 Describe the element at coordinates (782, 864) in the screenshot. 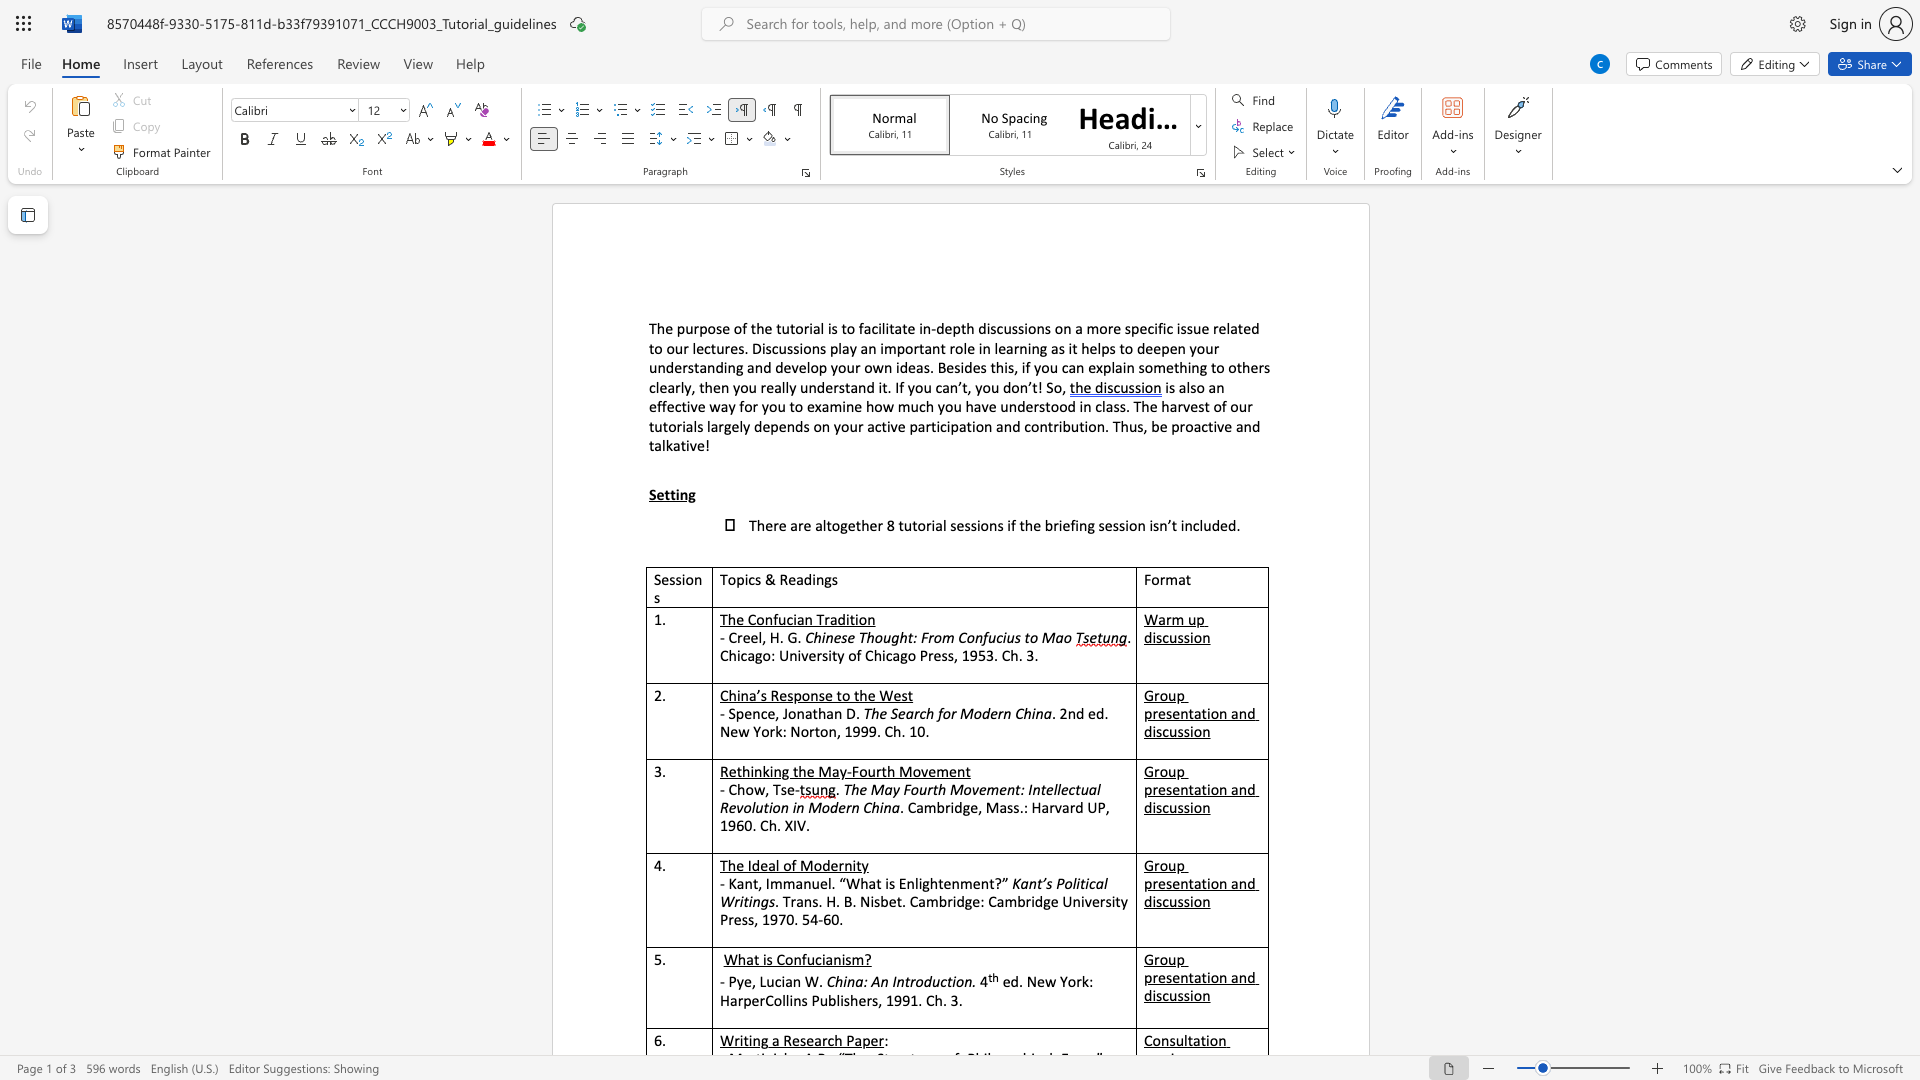

I see `the subset text "of M" within the text "The Ideal of Modernity"` at that location.